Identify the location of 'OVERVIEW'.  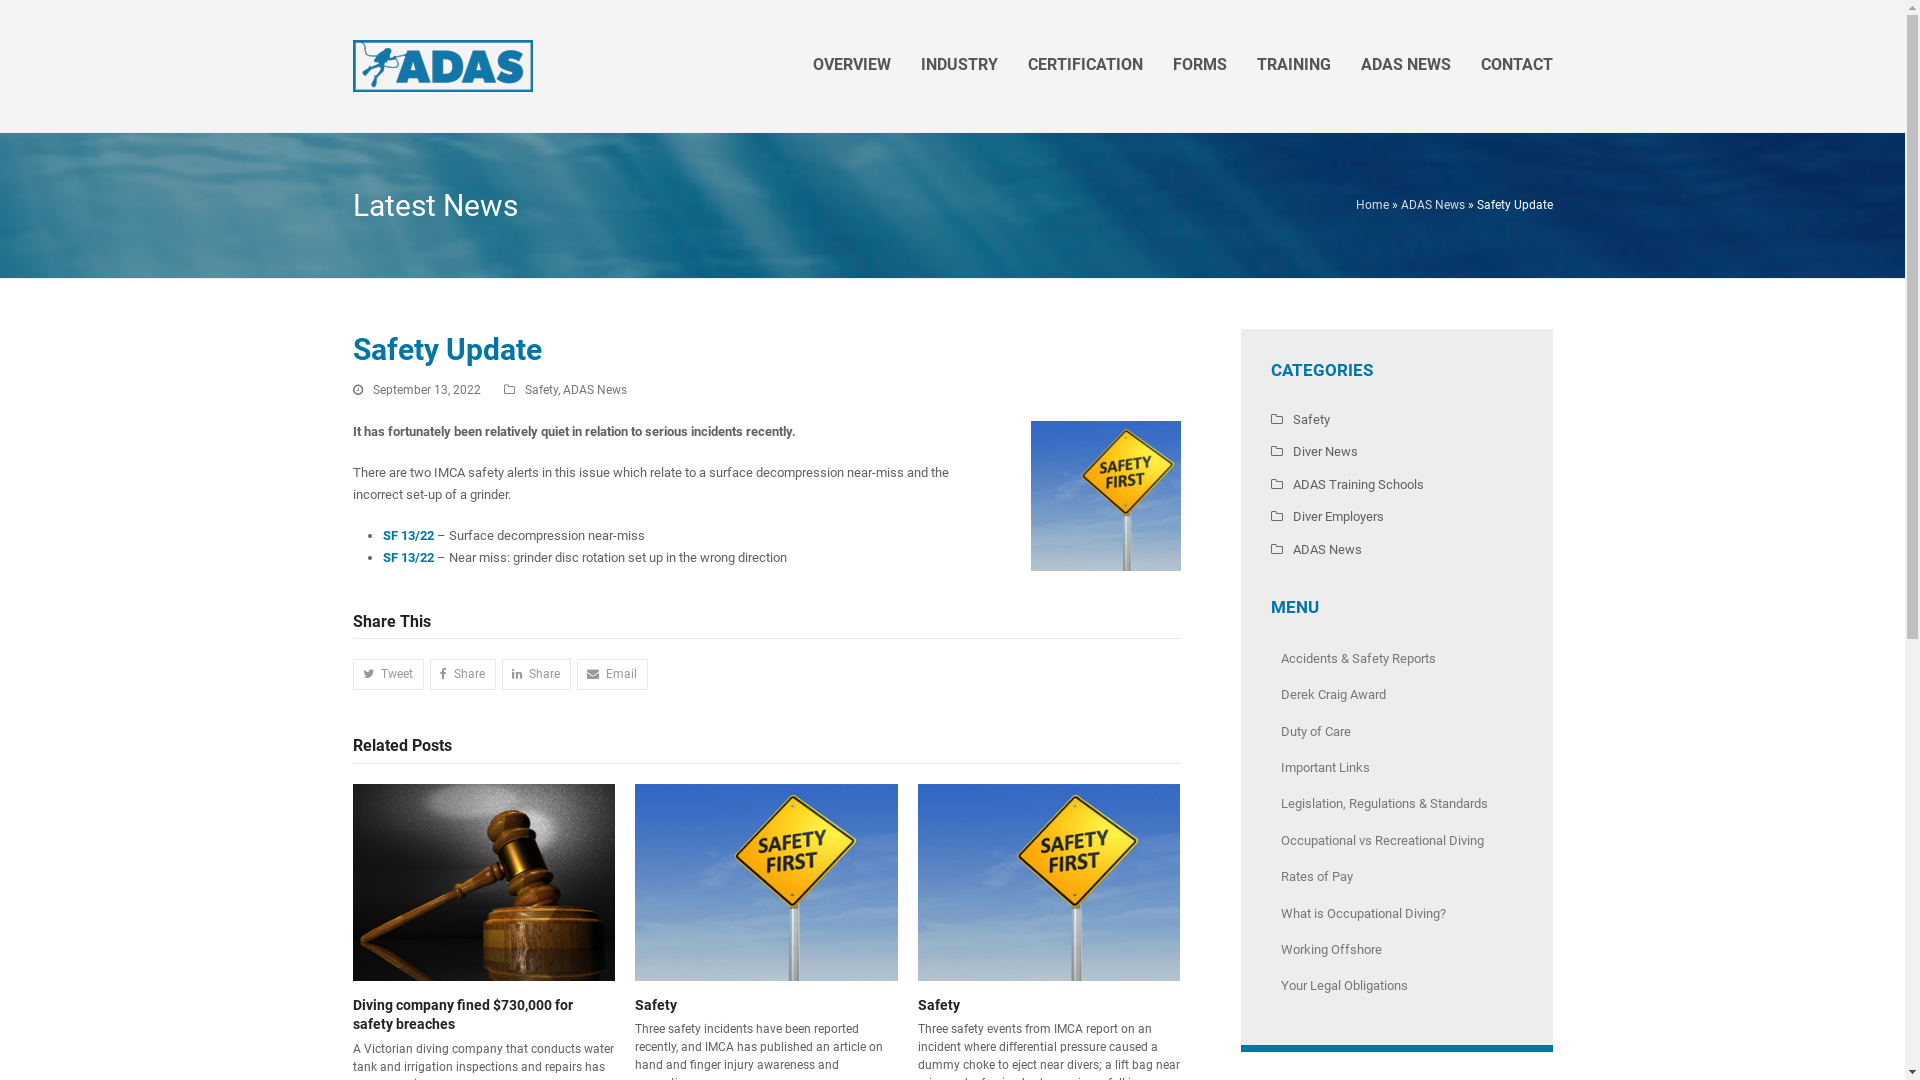
(851, 64).